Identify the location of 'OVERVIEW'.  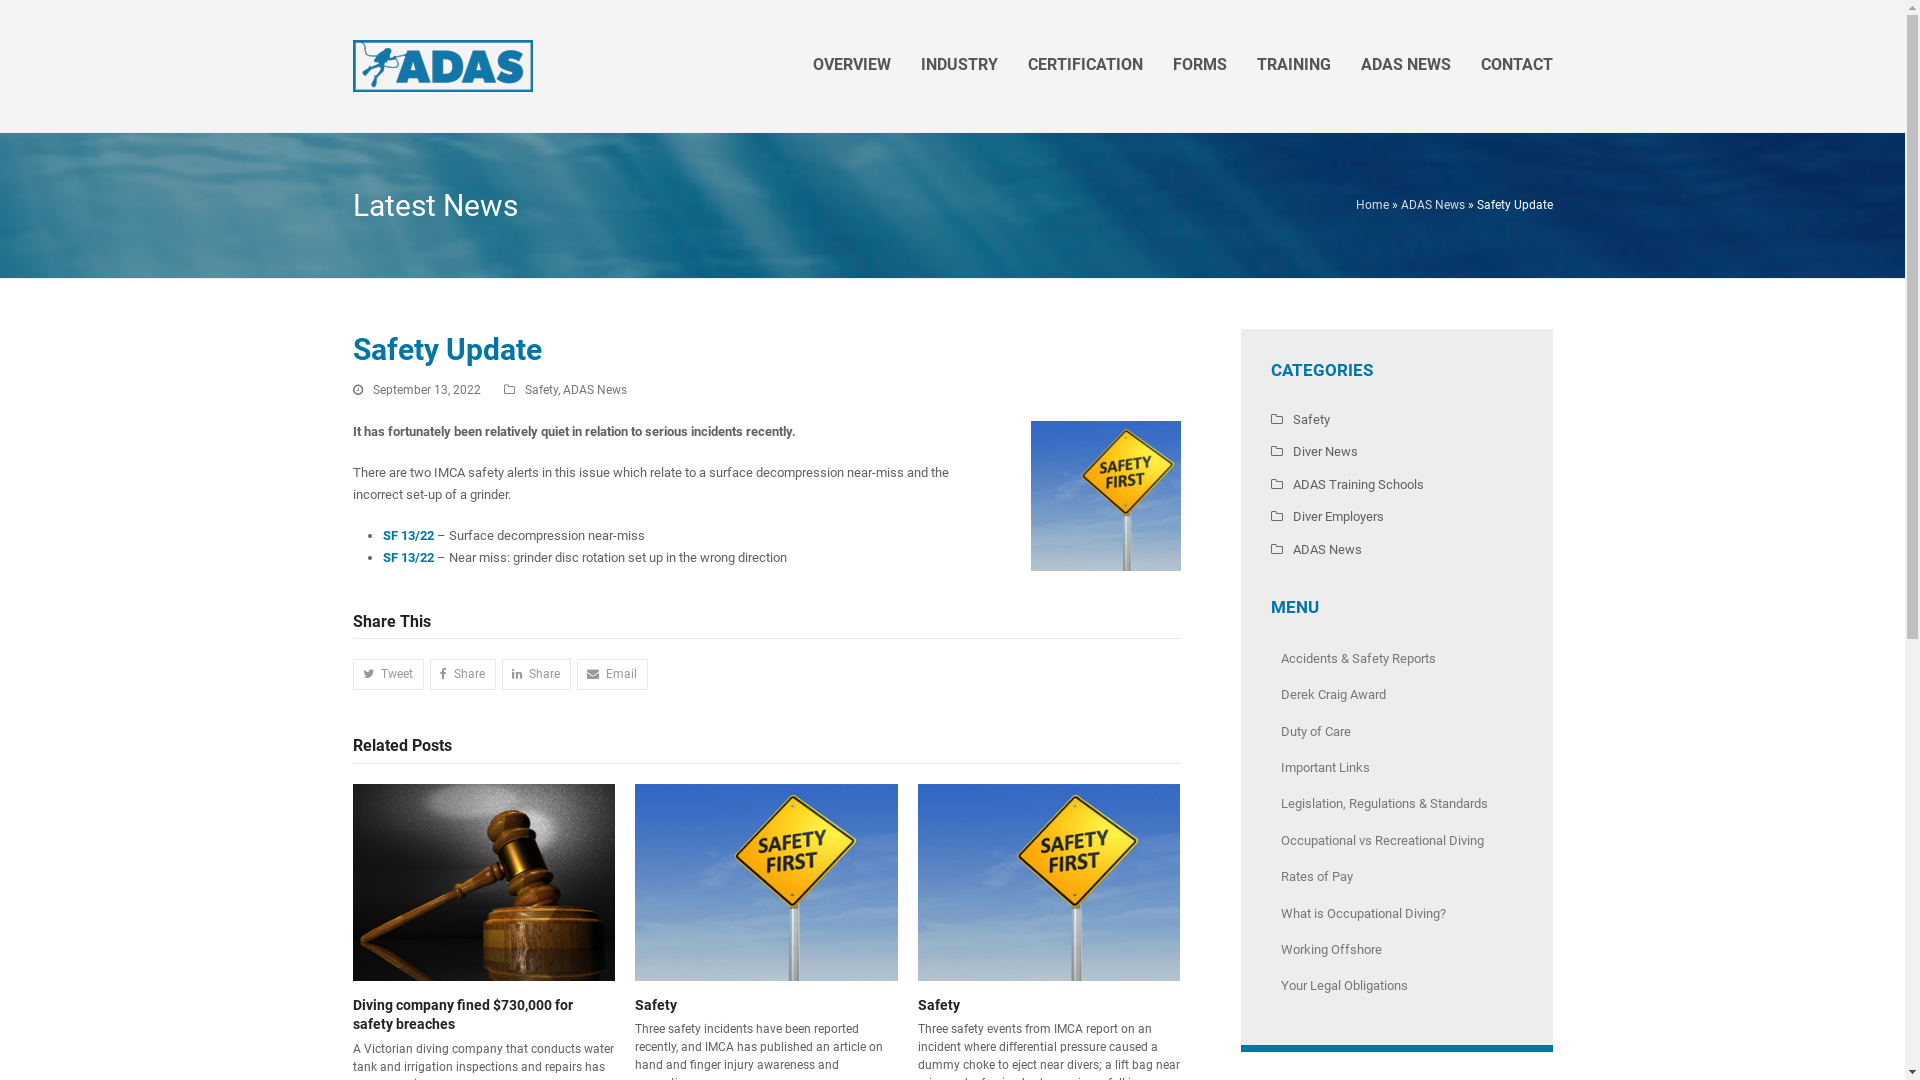
(851, 64).